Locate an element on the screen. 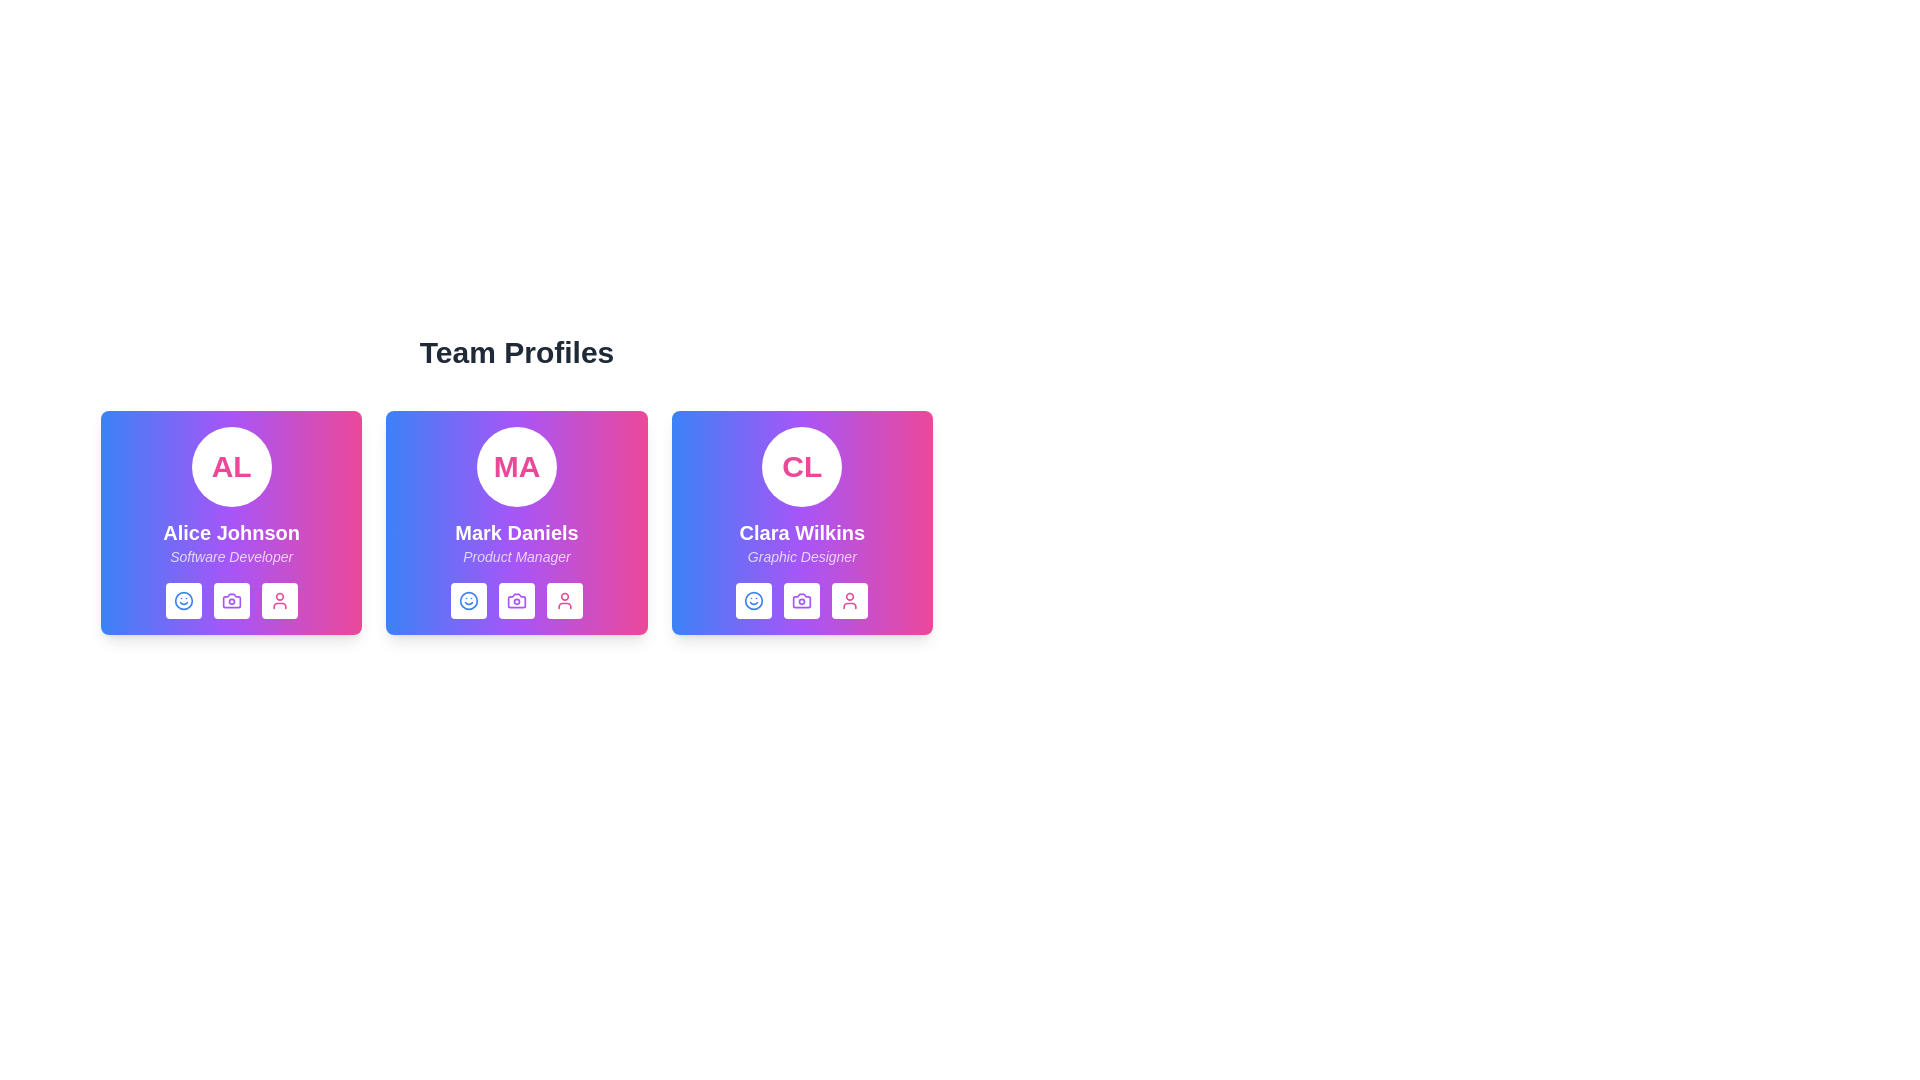  the user icon button located in the bottom-right corner of the last profile card is located at coordinates (850, 600).